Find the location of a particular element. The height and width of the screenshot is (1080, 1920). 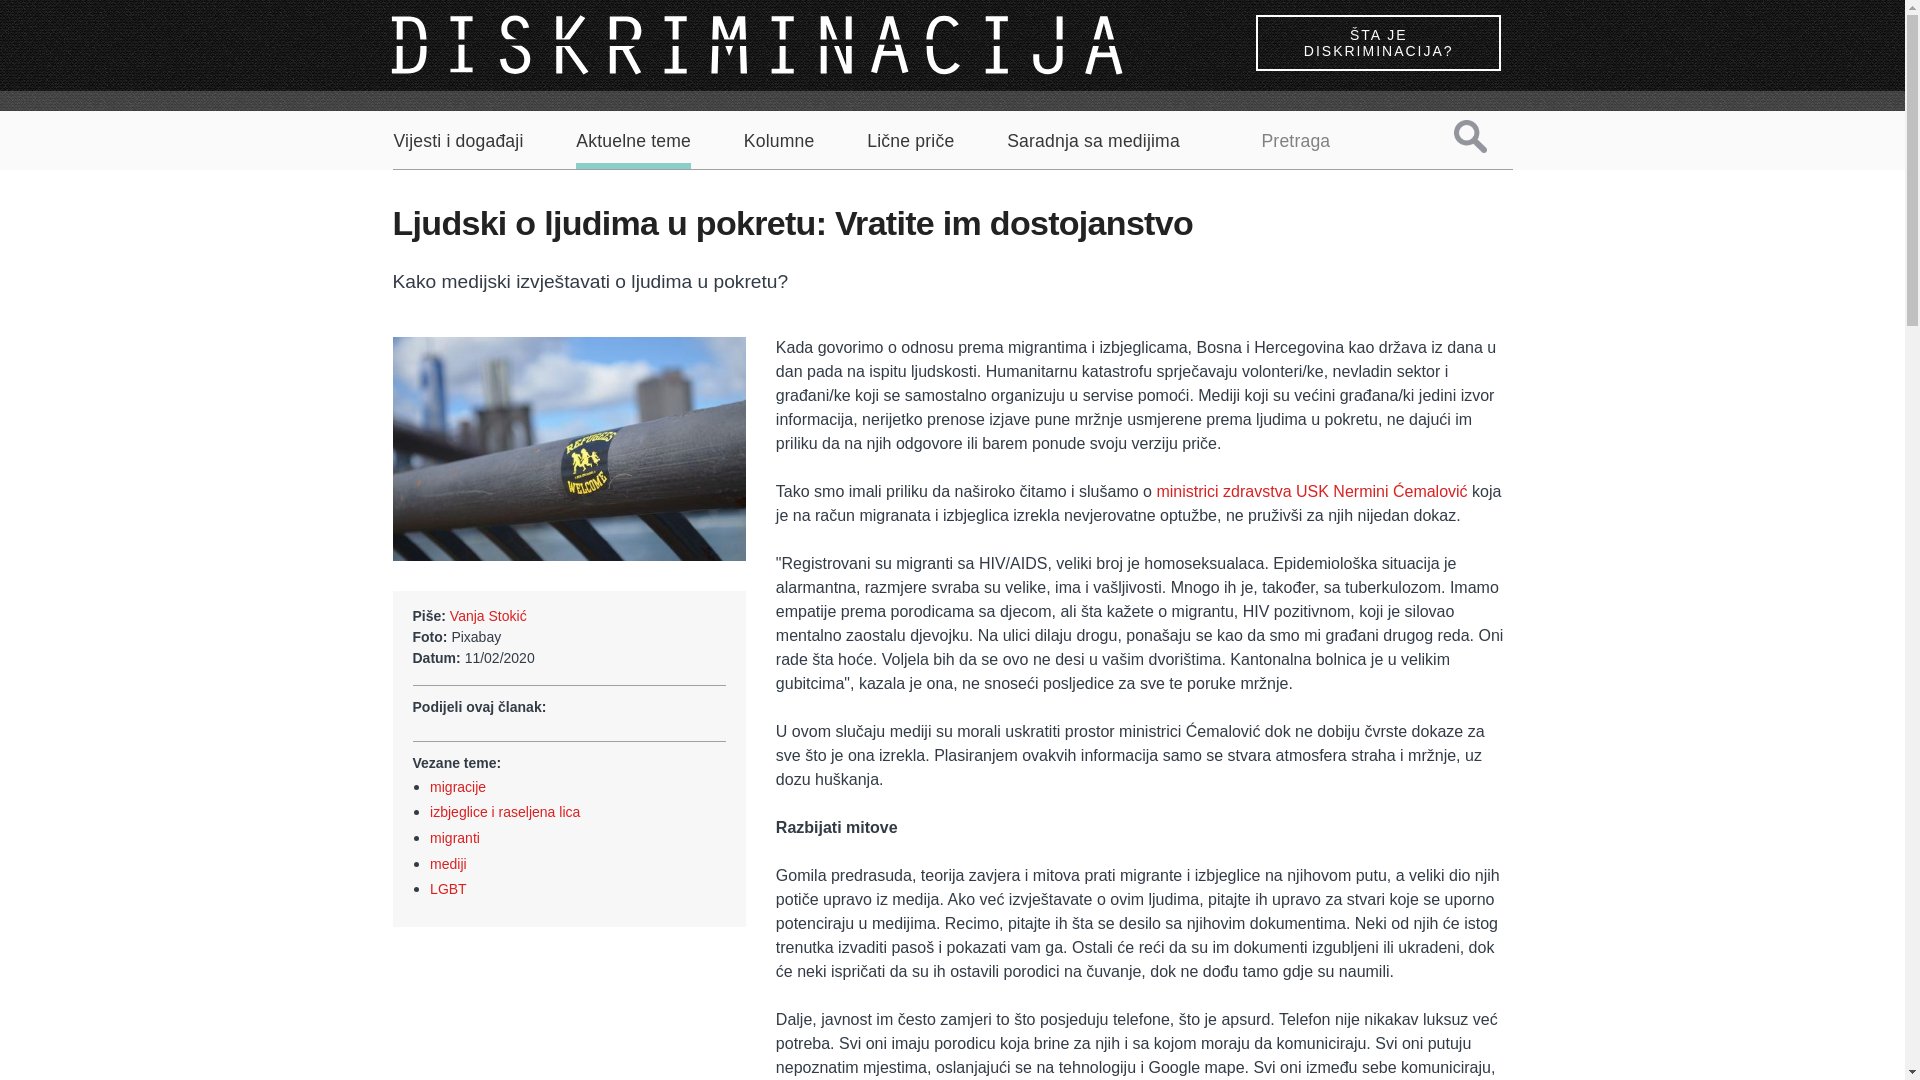

'Aktuelne teme' is located at coordinates (632, 149).